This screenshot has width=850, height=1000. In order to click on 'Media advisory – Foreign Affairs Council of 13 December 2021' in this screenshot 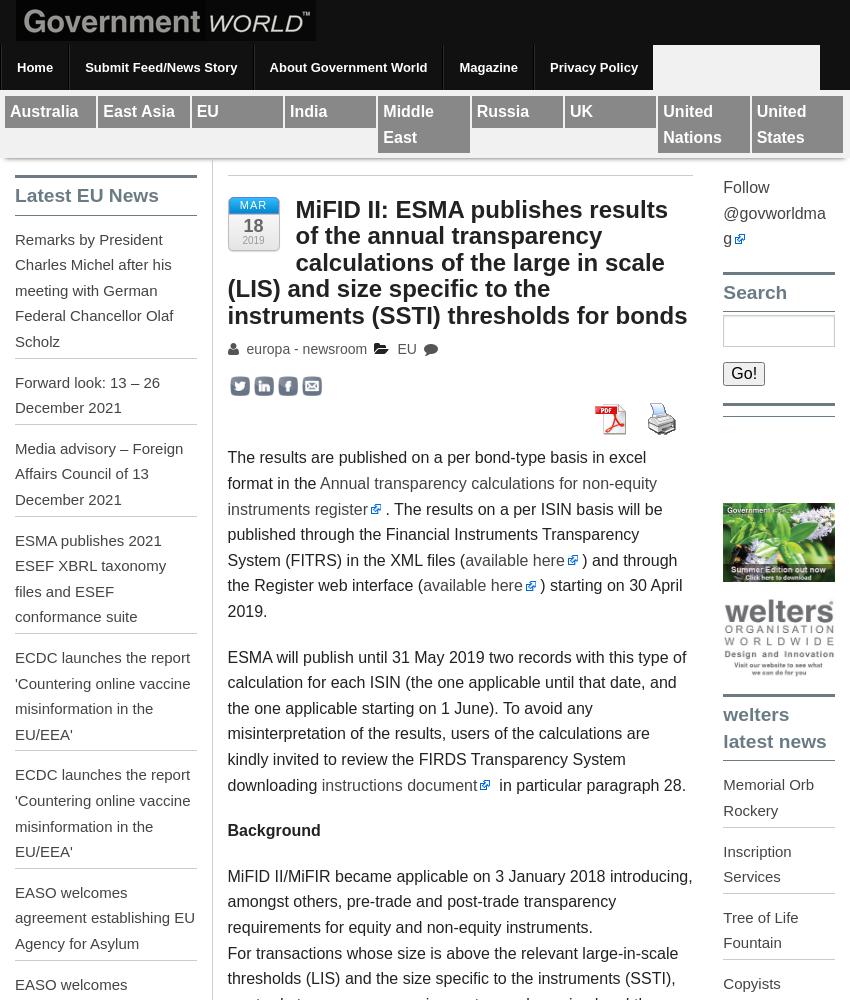, I will do `click(98, 472)`.